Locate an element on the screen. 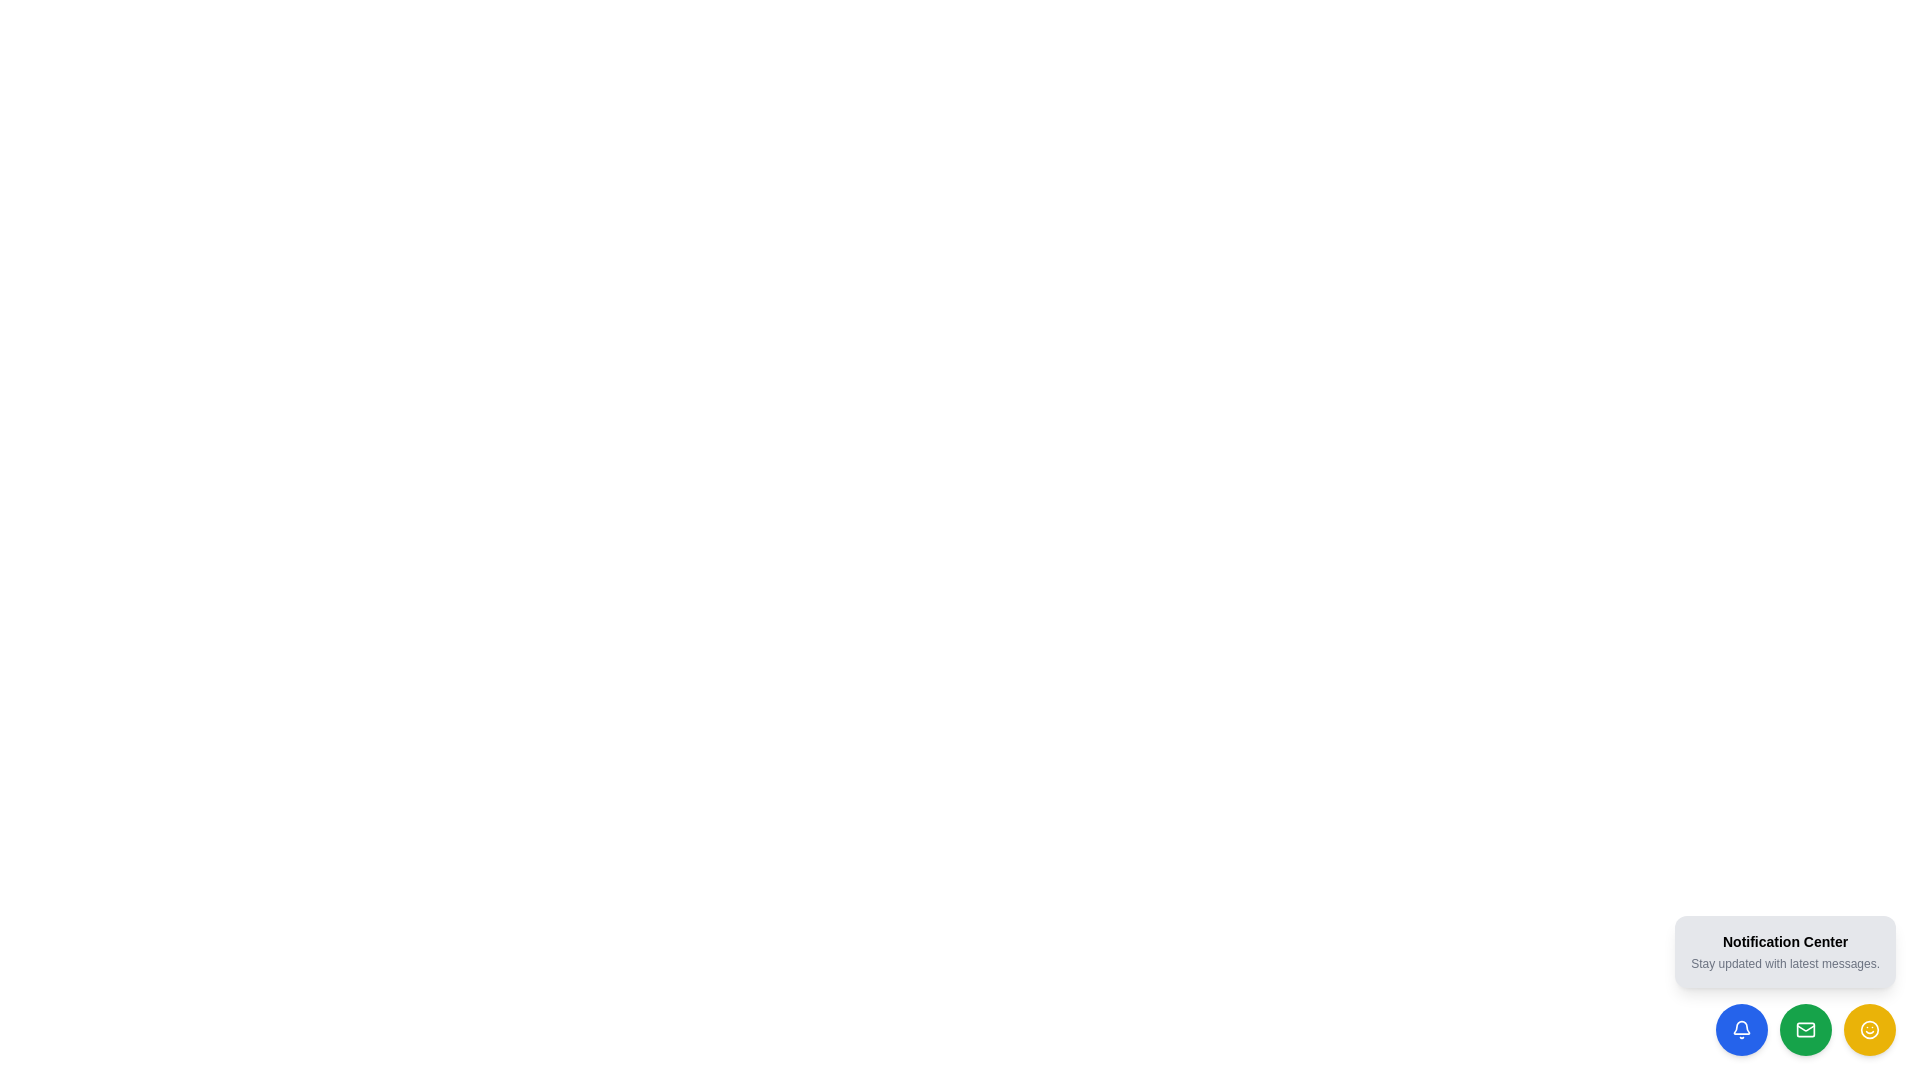 Image resolution: width=1920 pixels, height=1080 pixels. the green circular icon button in the bottom-right corner is located at coordinates (1805, 1029).